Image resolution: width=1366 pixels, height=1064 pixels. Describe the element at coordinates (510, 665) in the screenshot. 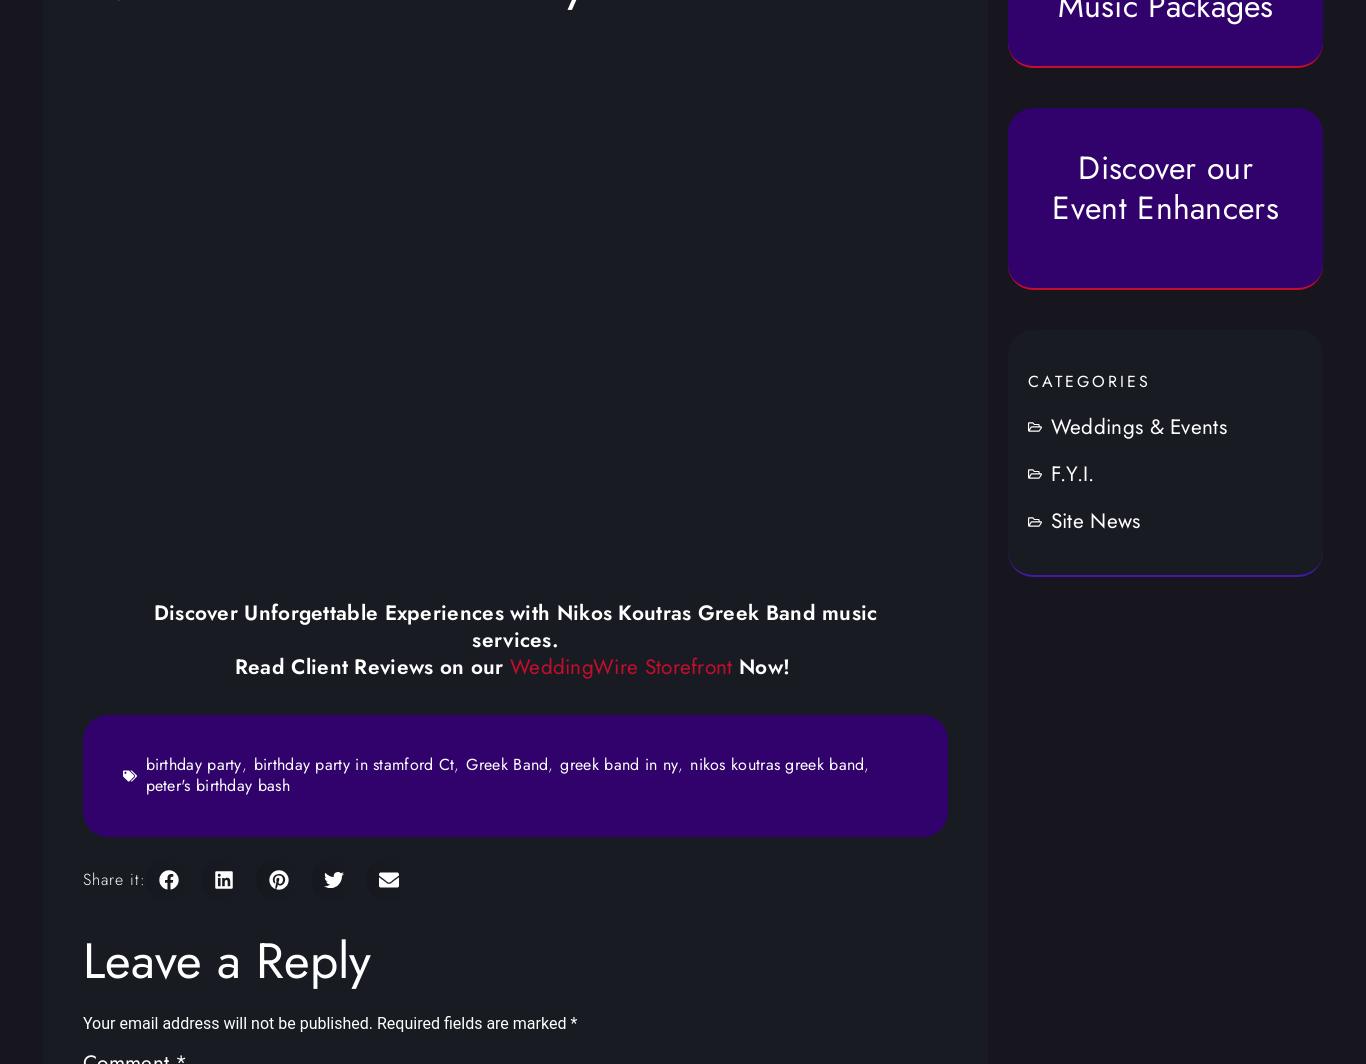

I see `'WeddingWire Storefront'` at that location.